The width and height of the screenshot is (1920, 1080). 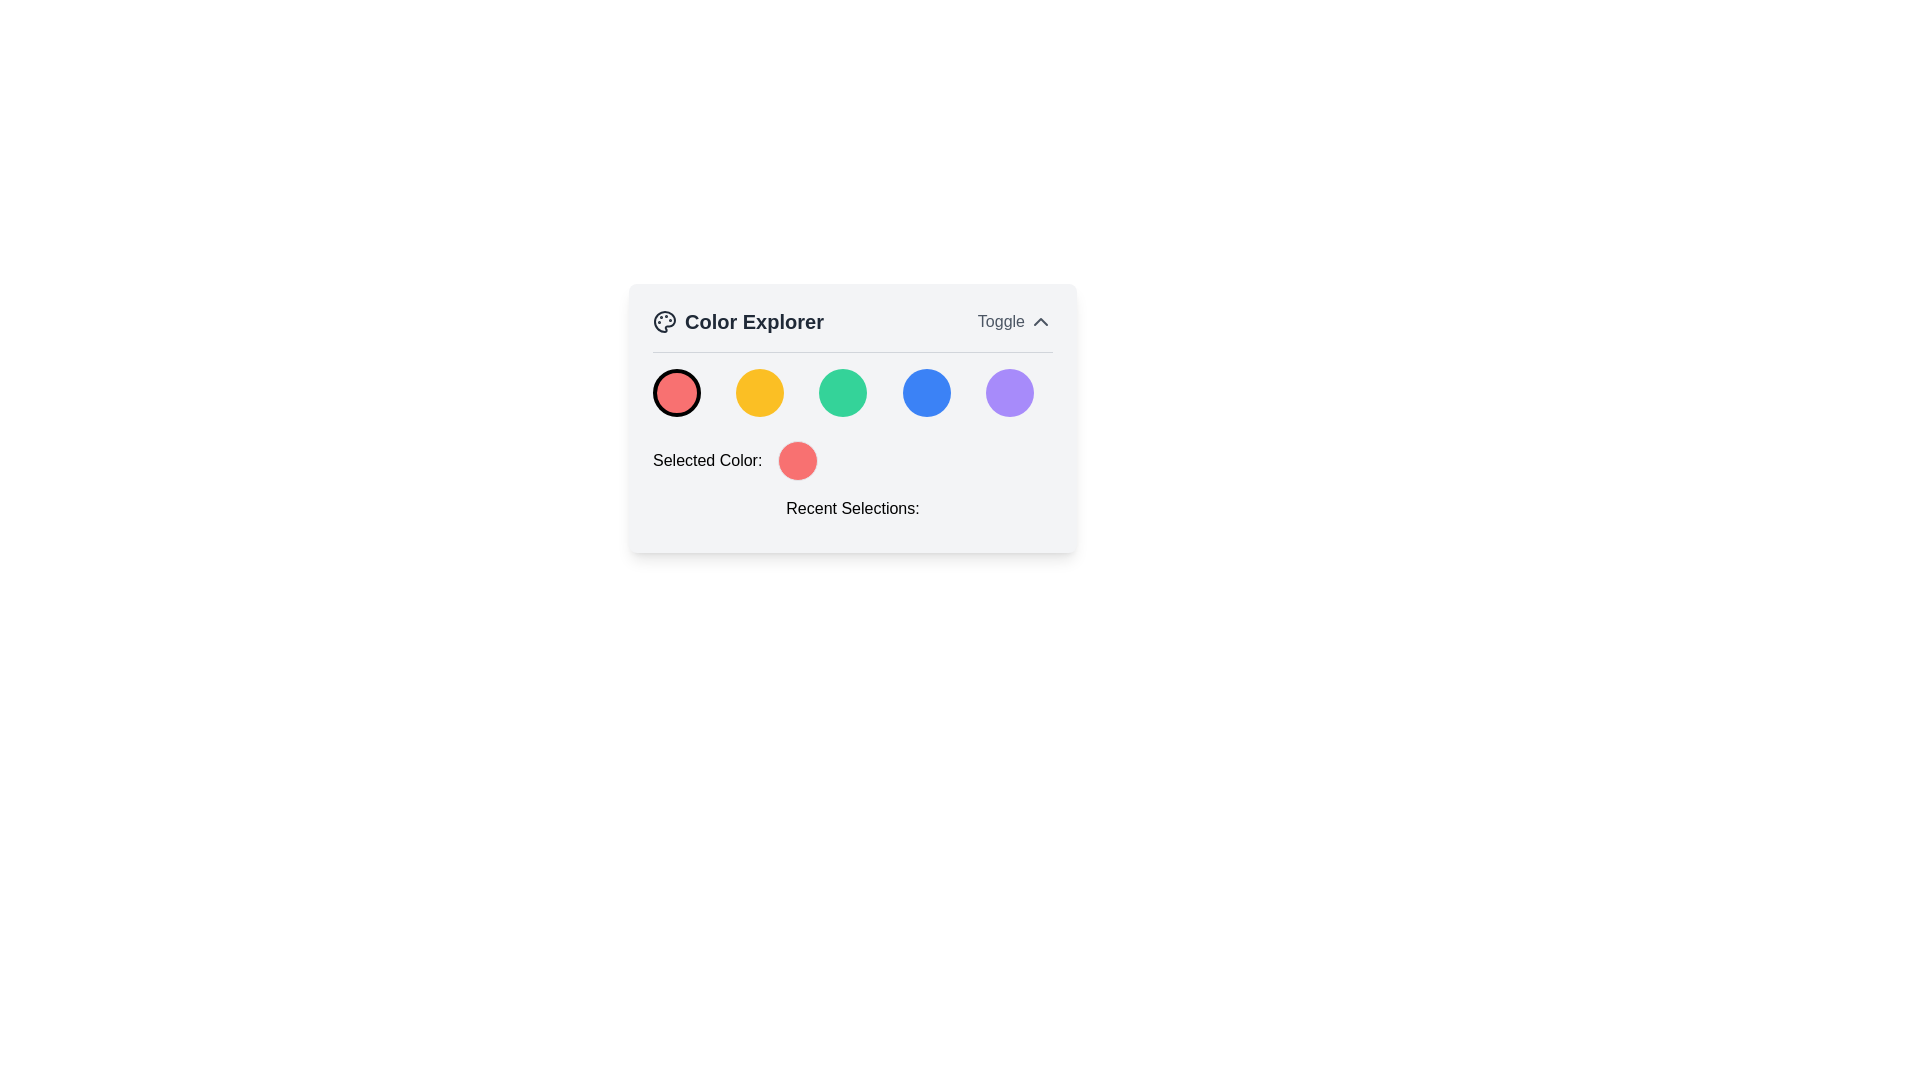 I want to click on the color representation by interacting with the color indicator that visually represents the currently selected color, which is centrally placed to the right of the 'Selected Color:' label, so click(x=797, y=461).